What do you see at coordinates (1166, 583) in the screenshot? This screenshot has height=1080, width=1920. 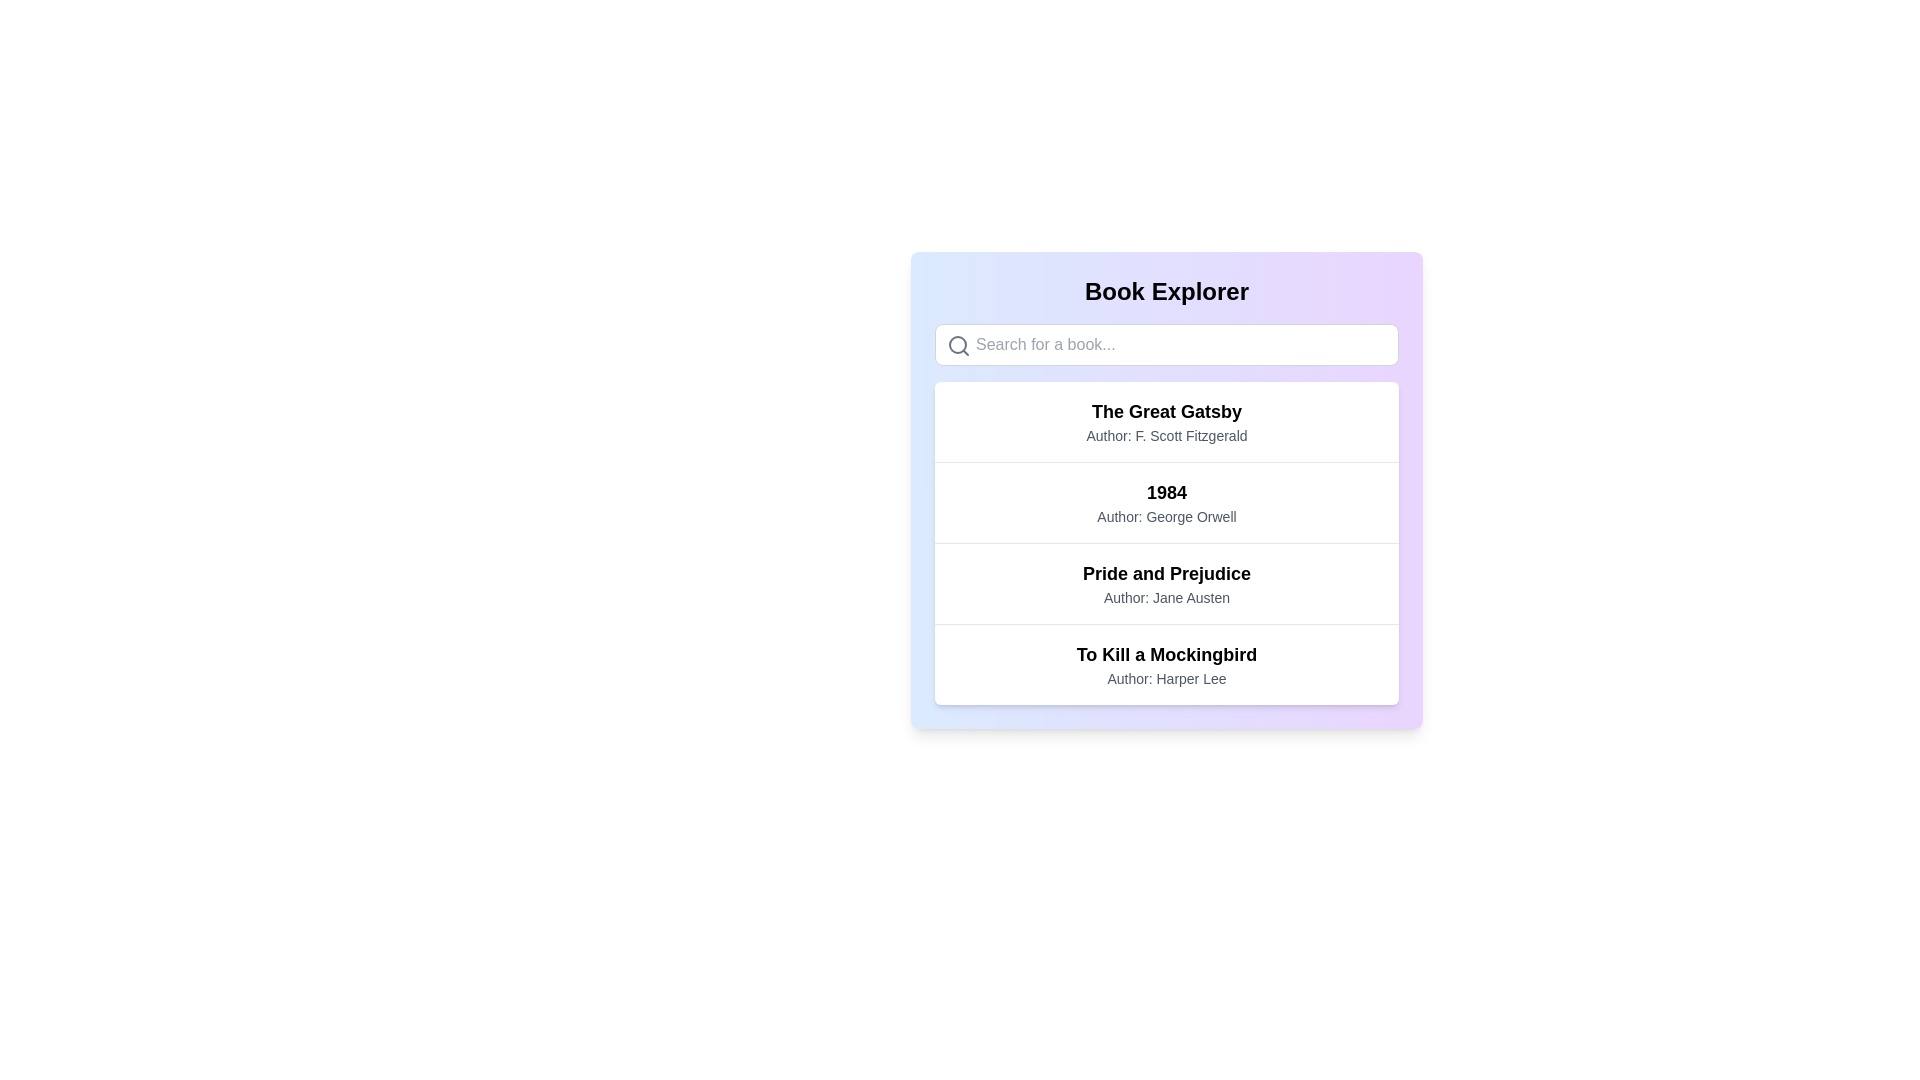 I see `to select the list item for the book titled 'Pride and Prejudice' by Jane Austen, which is the third item in the book list` at bounding box center [1166, 583].